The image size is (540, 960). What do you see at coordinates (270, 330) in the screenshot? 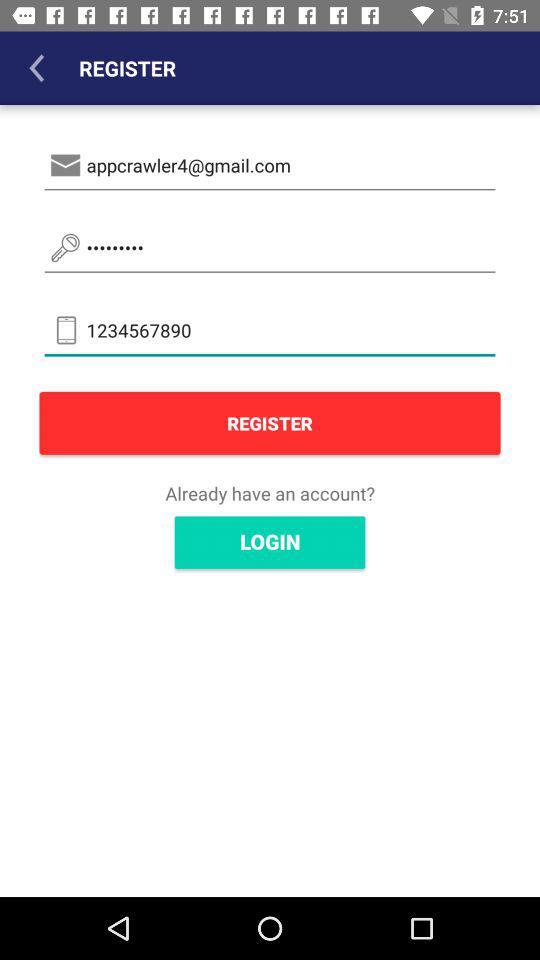
I see `the item above the register item` at bounding box center [270, 330].